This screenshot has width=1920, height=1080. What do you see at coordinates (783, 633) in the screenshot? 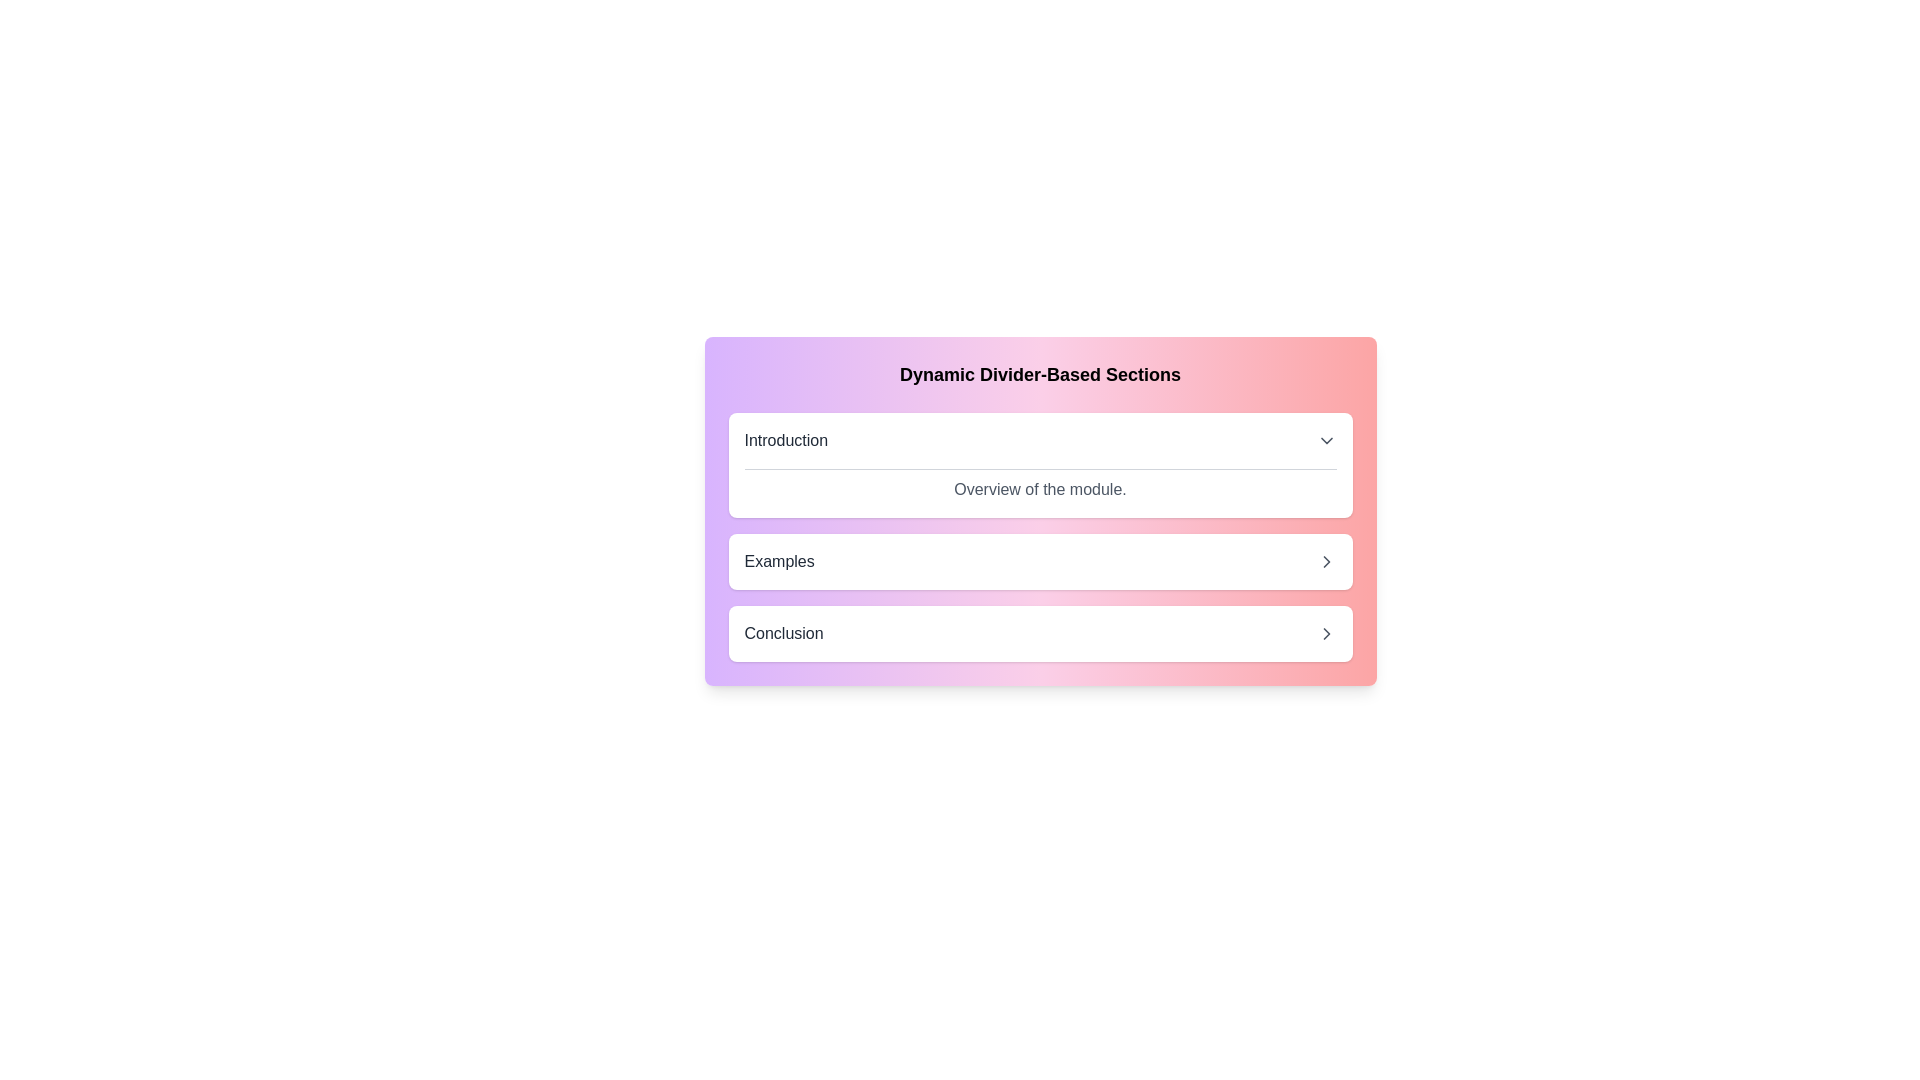
I see `the 'Conclusion' text label, which is the last entry under the 'Dynamic Divider-Based Sections' header, positioned below the 'Examples' section` at bounding box center [783, 633].